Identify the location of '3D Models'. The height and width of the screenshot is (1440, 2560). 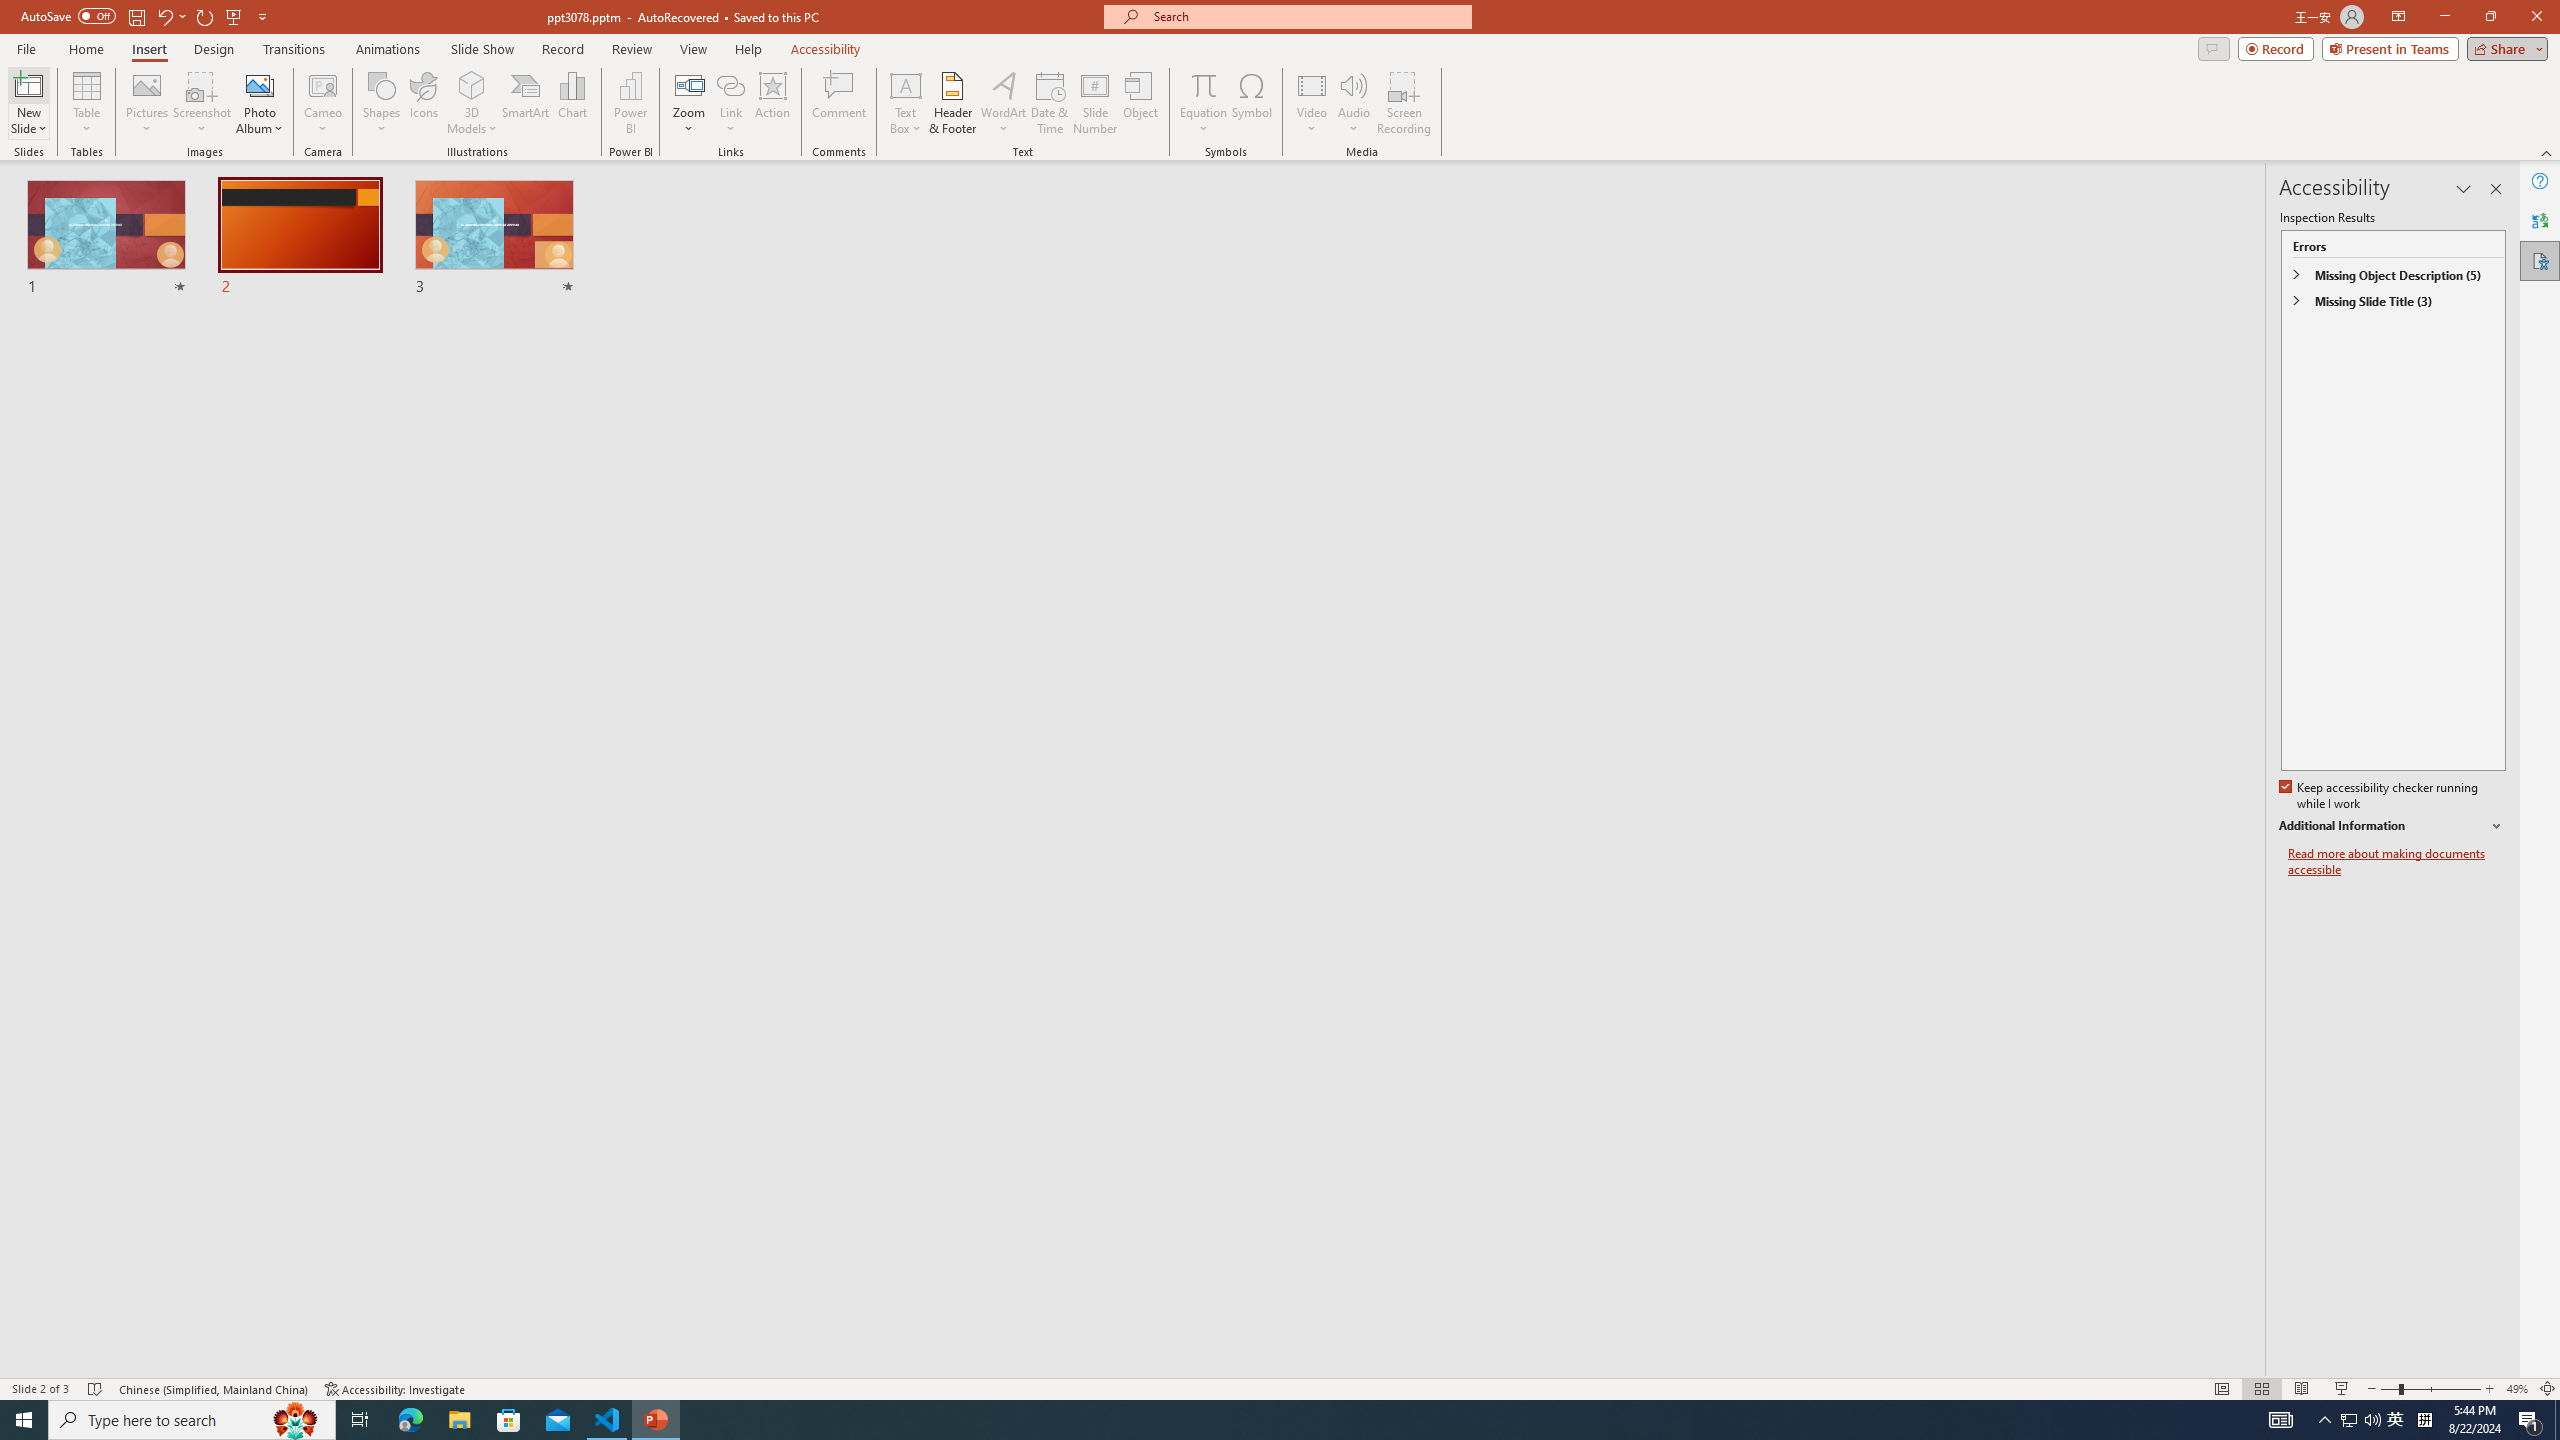
(472, 103).